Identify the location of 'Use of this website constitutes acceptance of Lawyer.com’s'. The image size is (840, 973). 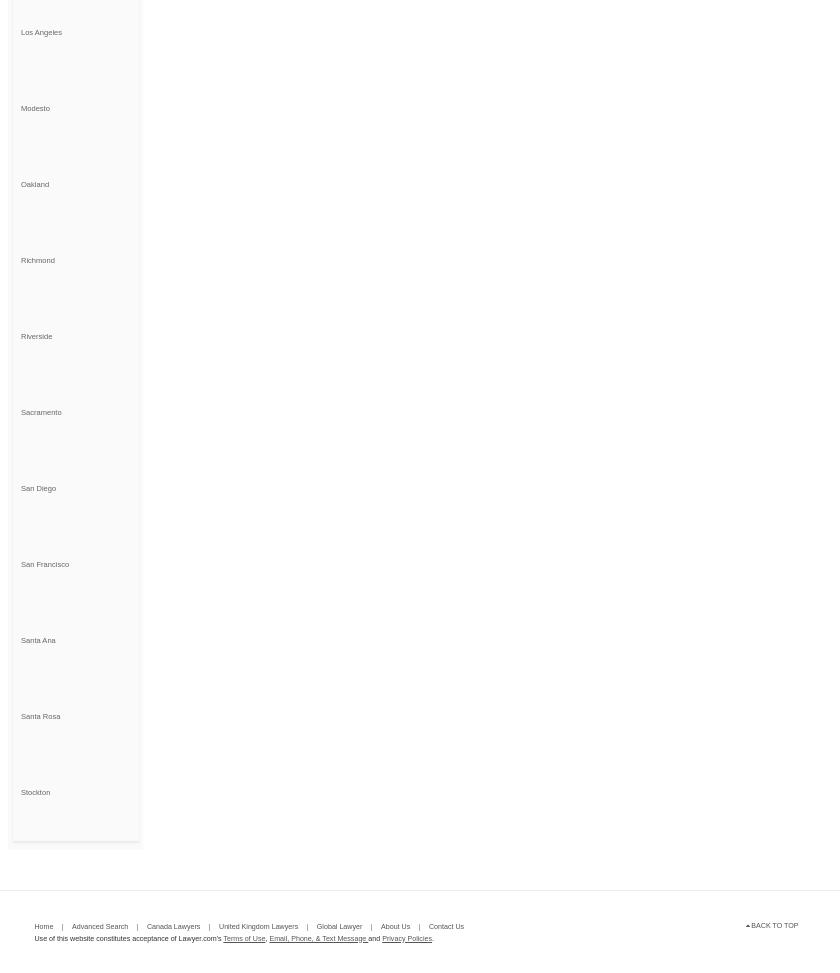
(128, 936).